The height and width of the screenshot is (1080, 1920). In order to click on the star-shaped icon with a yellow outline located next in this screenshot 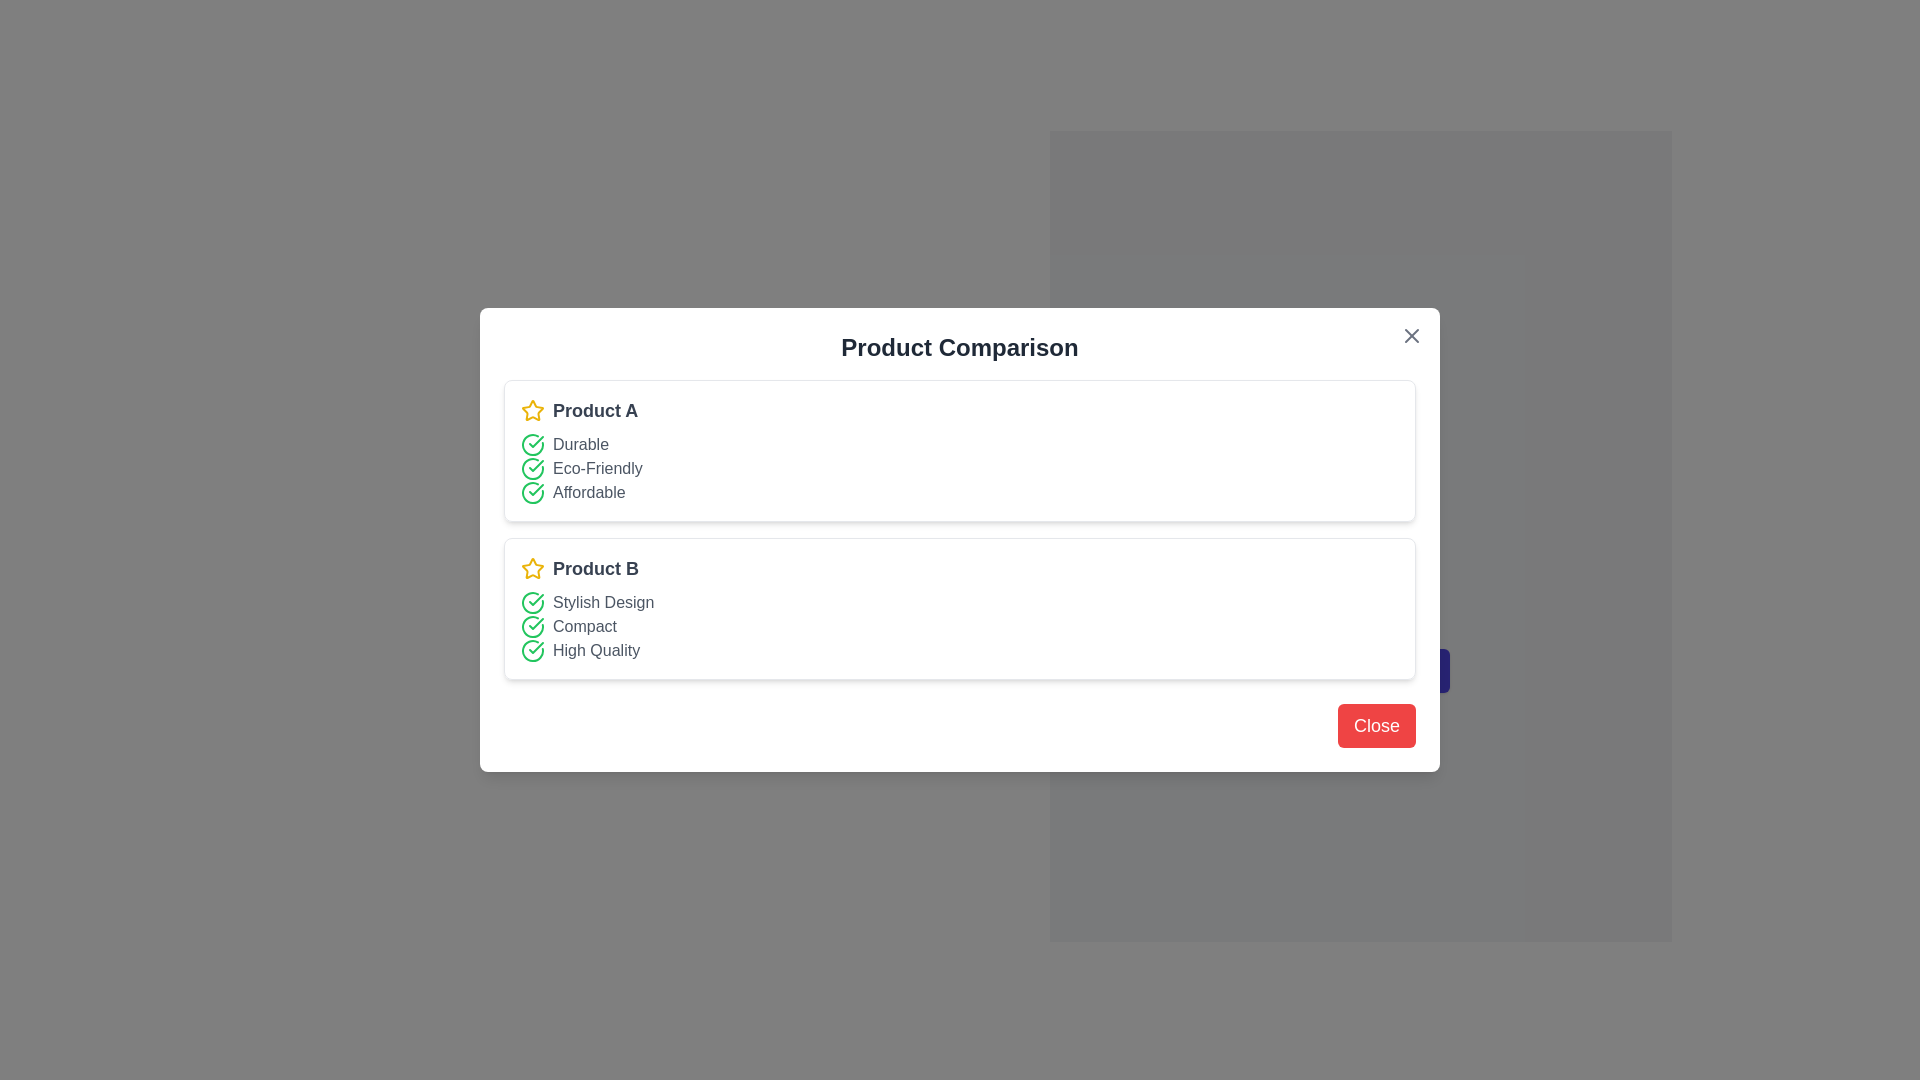, I will do `click(532, 569)`.